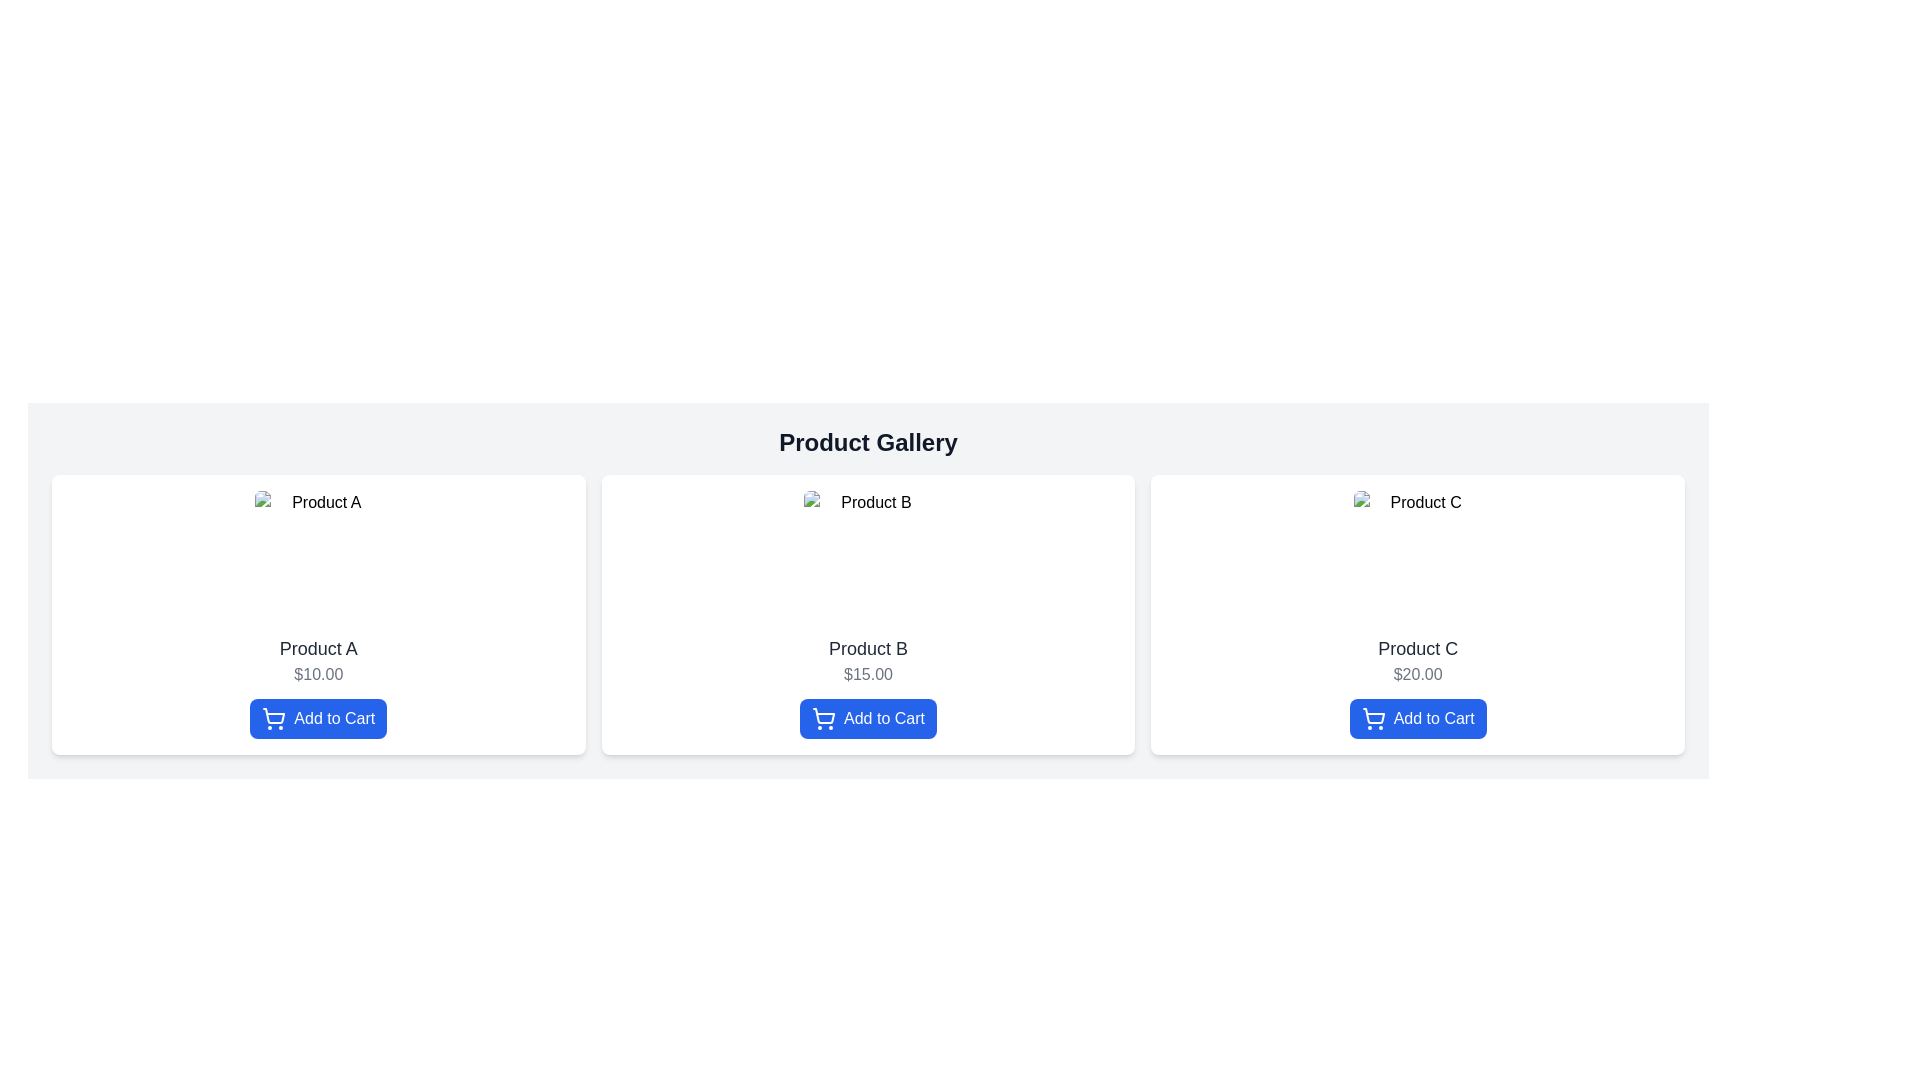 This screenshot has width=1920, height=1080. Describe the element at coordinates (1372, 717) in the screenshot. I see `the shopping cart icon located within the 'Add to Cart' button under the 'Product C' card in the product display grid` at that location.